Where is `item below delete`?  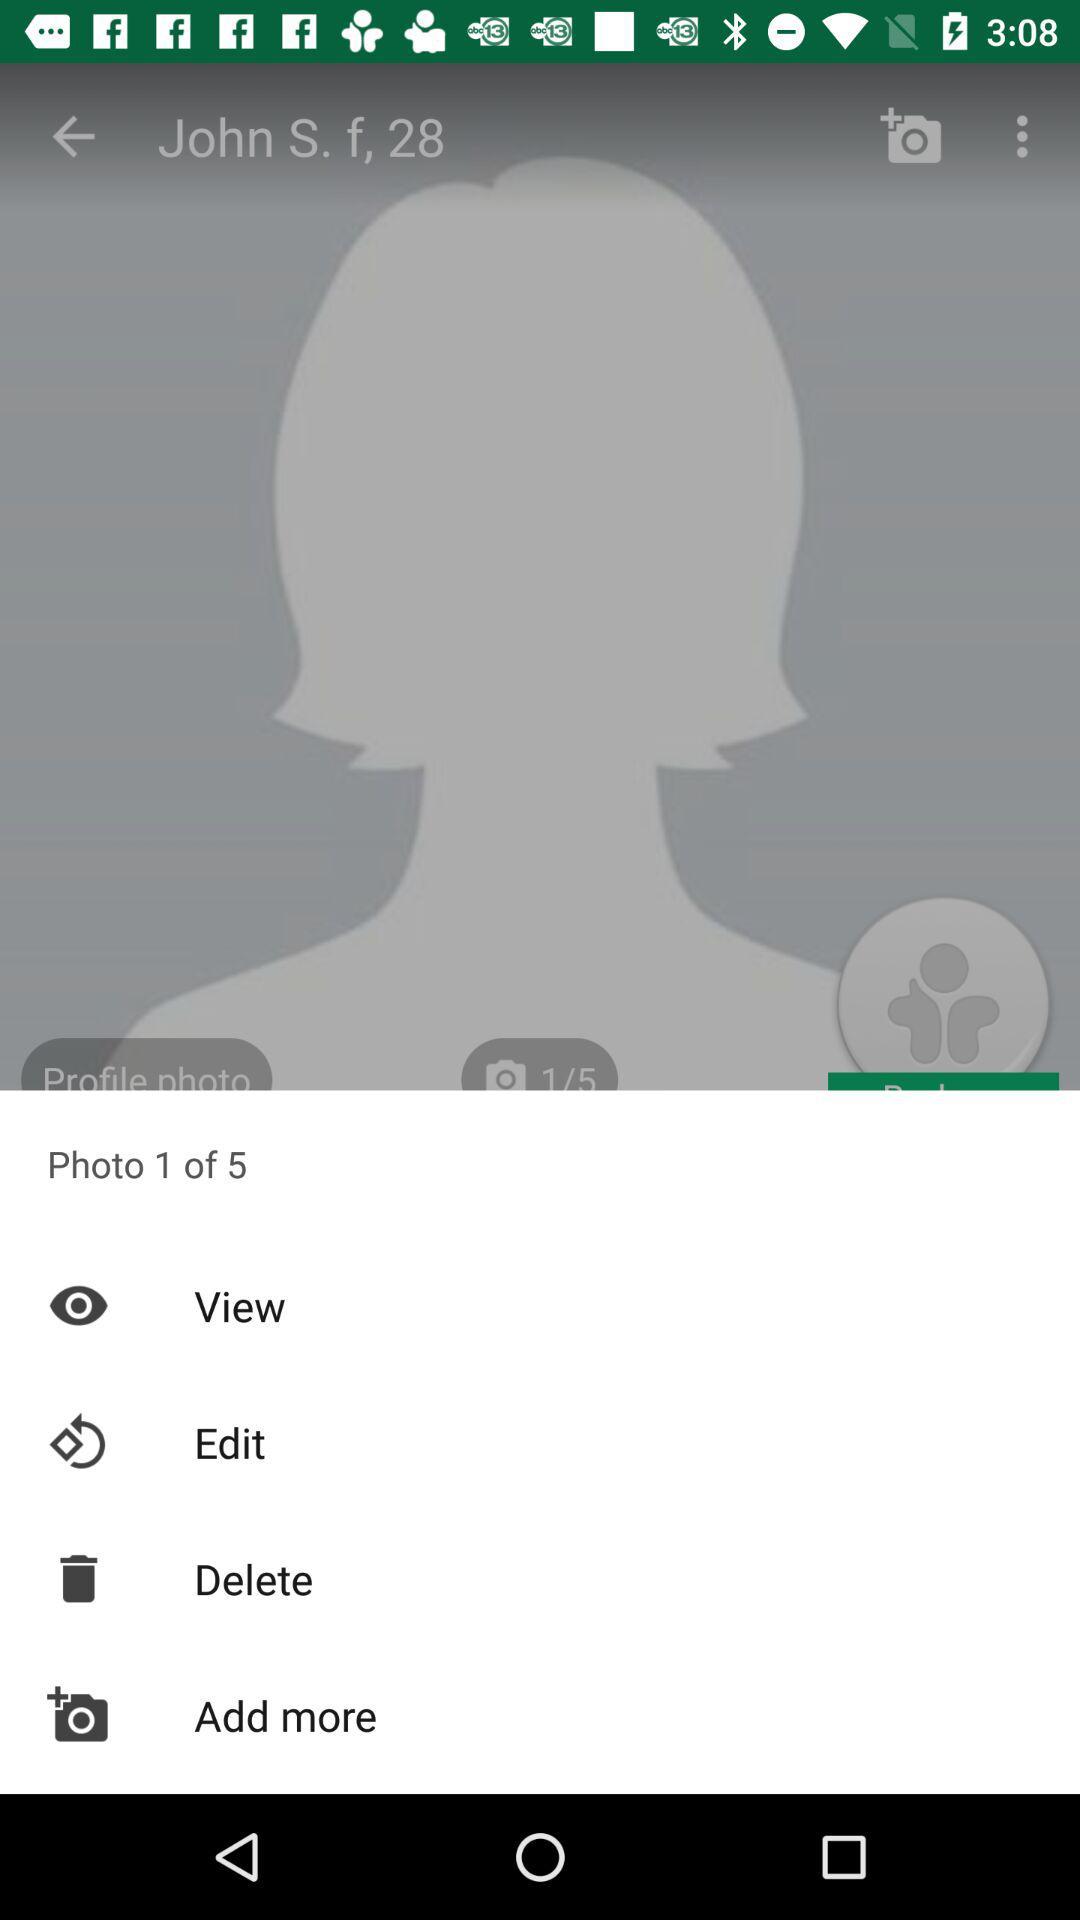
item below delete is located at coordinates (540, 1714).